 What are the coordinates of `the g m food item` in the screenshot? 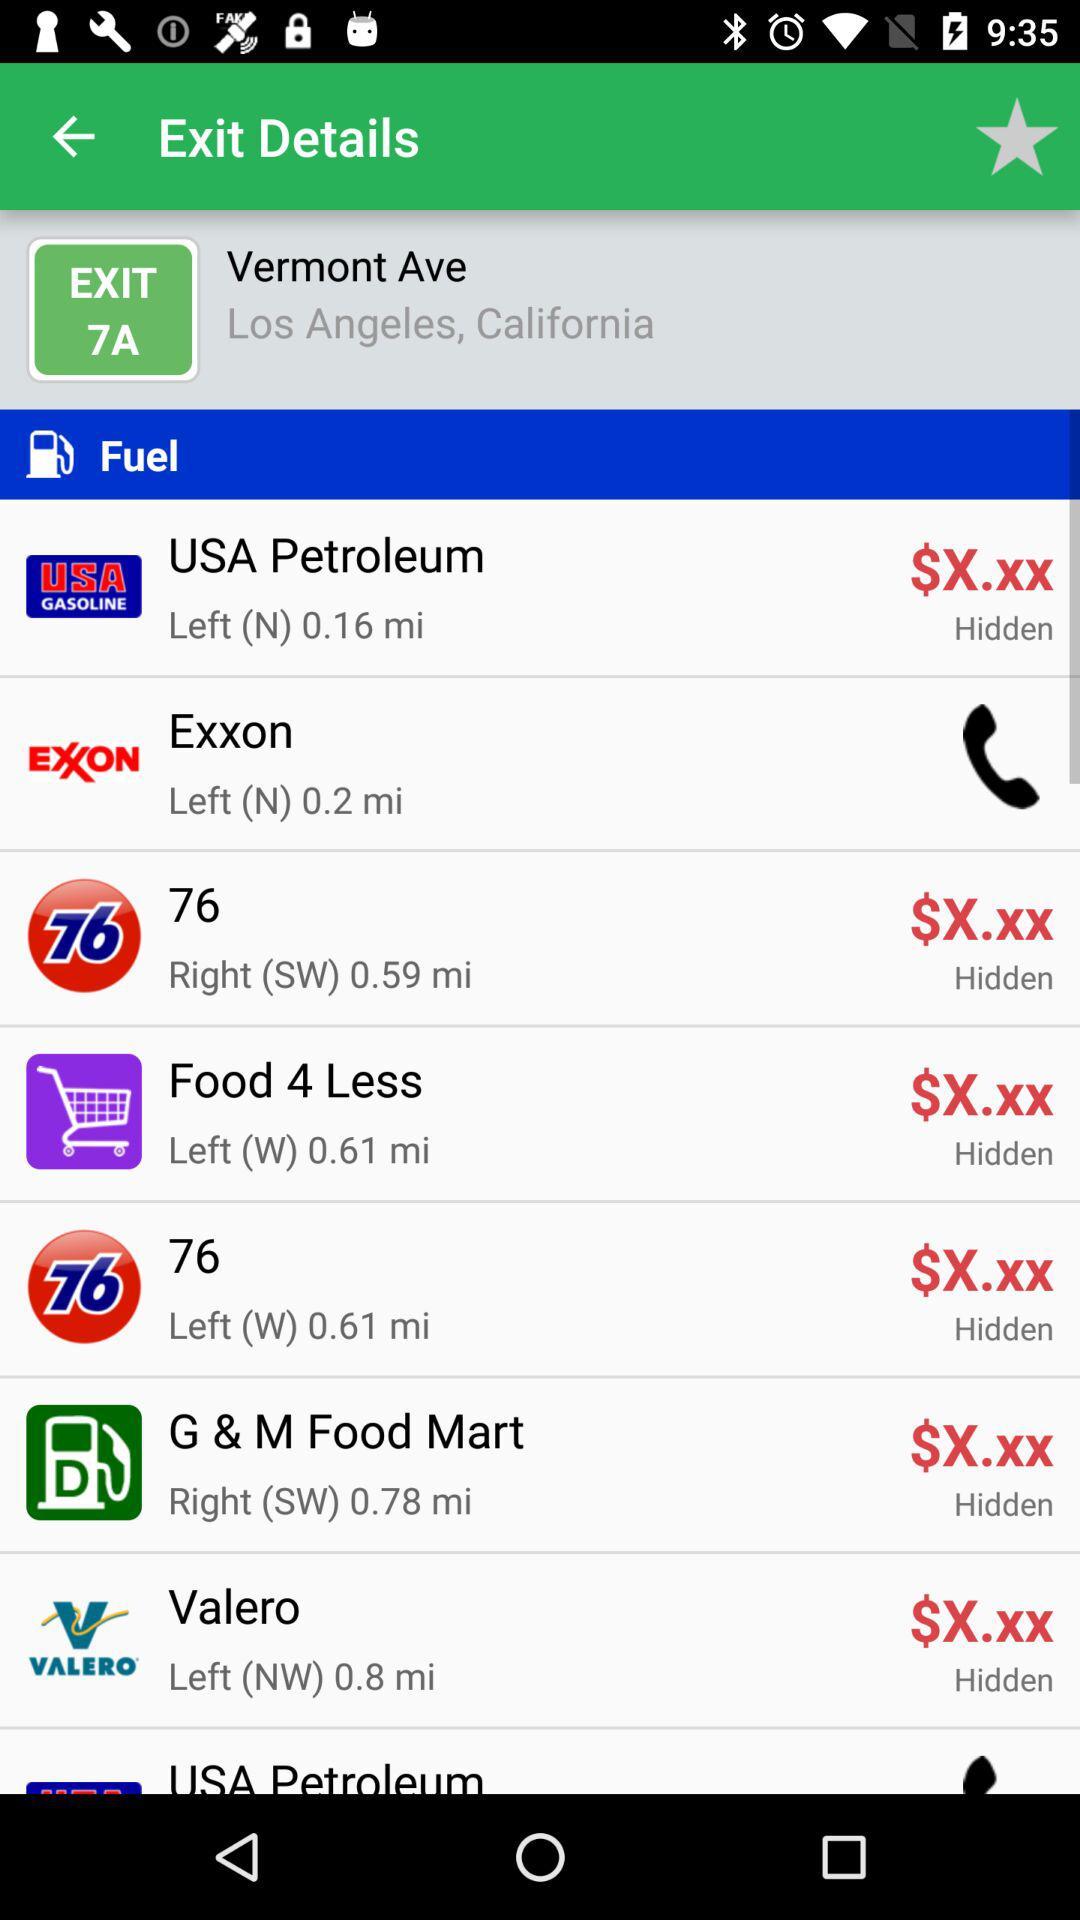 It's located at (524, 1442).